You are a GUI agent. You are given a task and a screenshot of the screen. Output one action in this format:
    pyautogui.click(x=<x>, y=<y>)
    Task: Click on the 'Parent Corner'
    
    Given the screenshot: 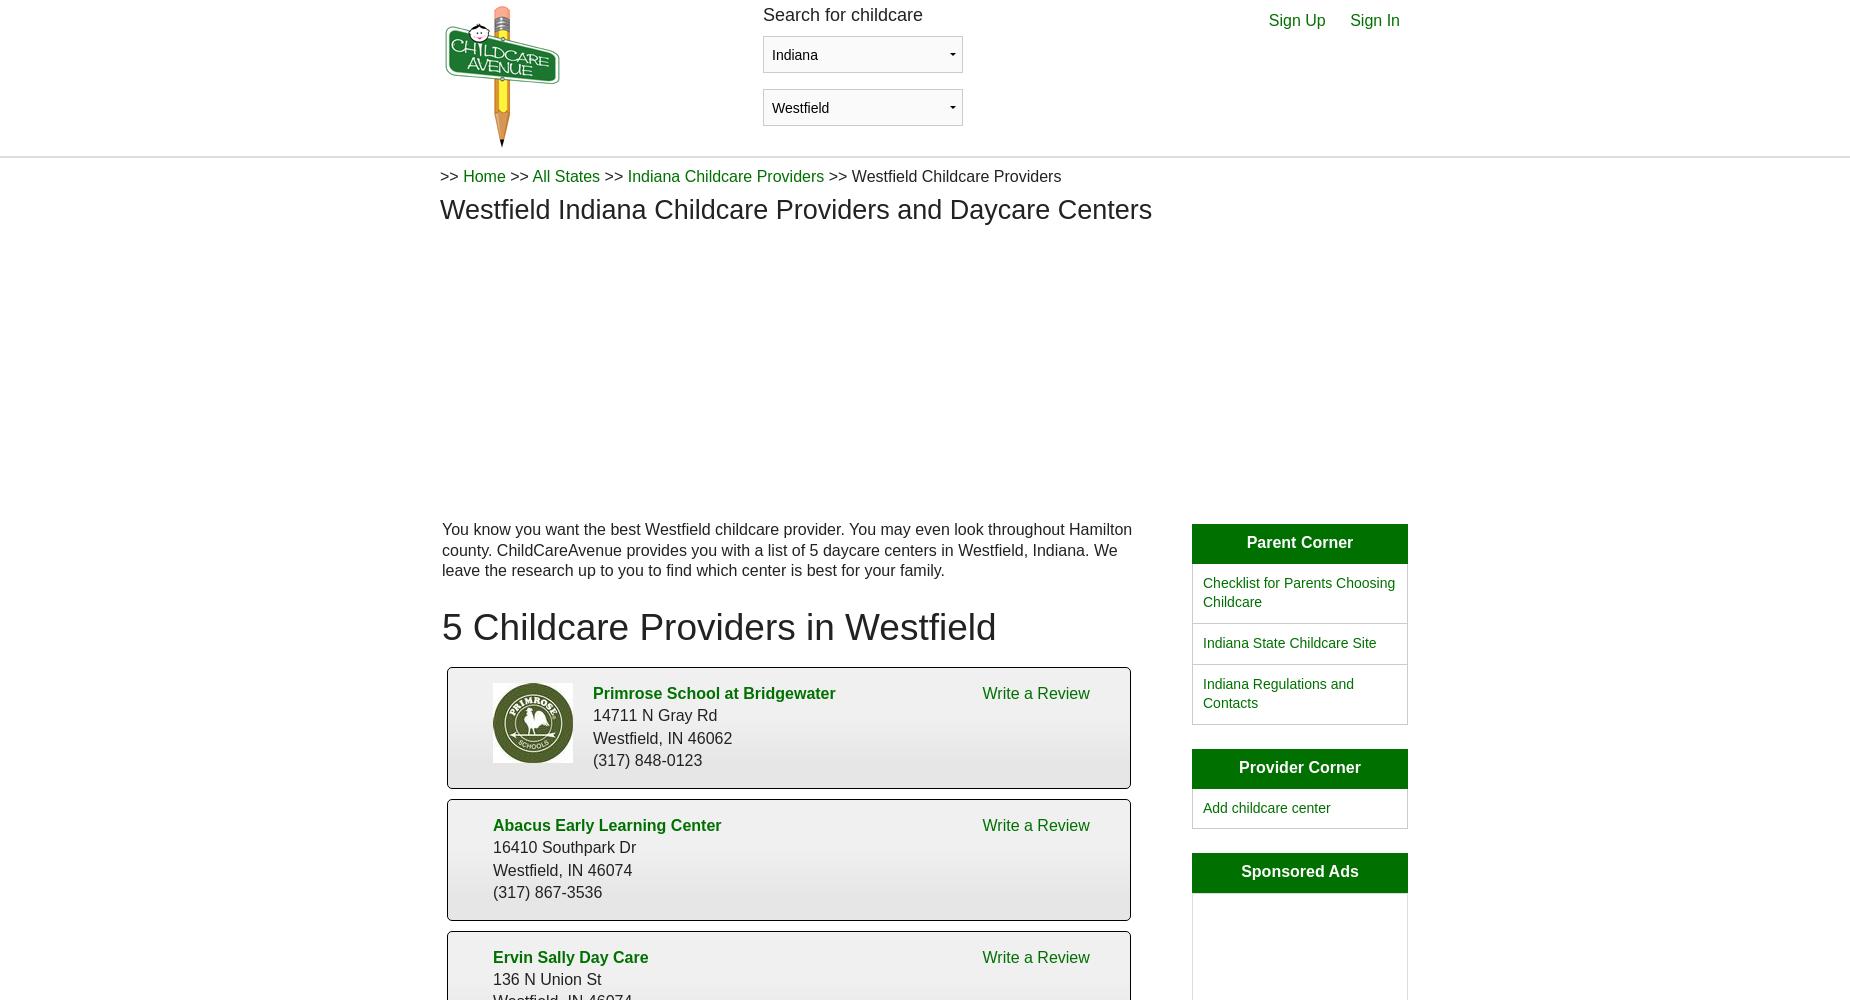 What is the action you would take?
    pyautogui.click(x=1298, y=541)
    